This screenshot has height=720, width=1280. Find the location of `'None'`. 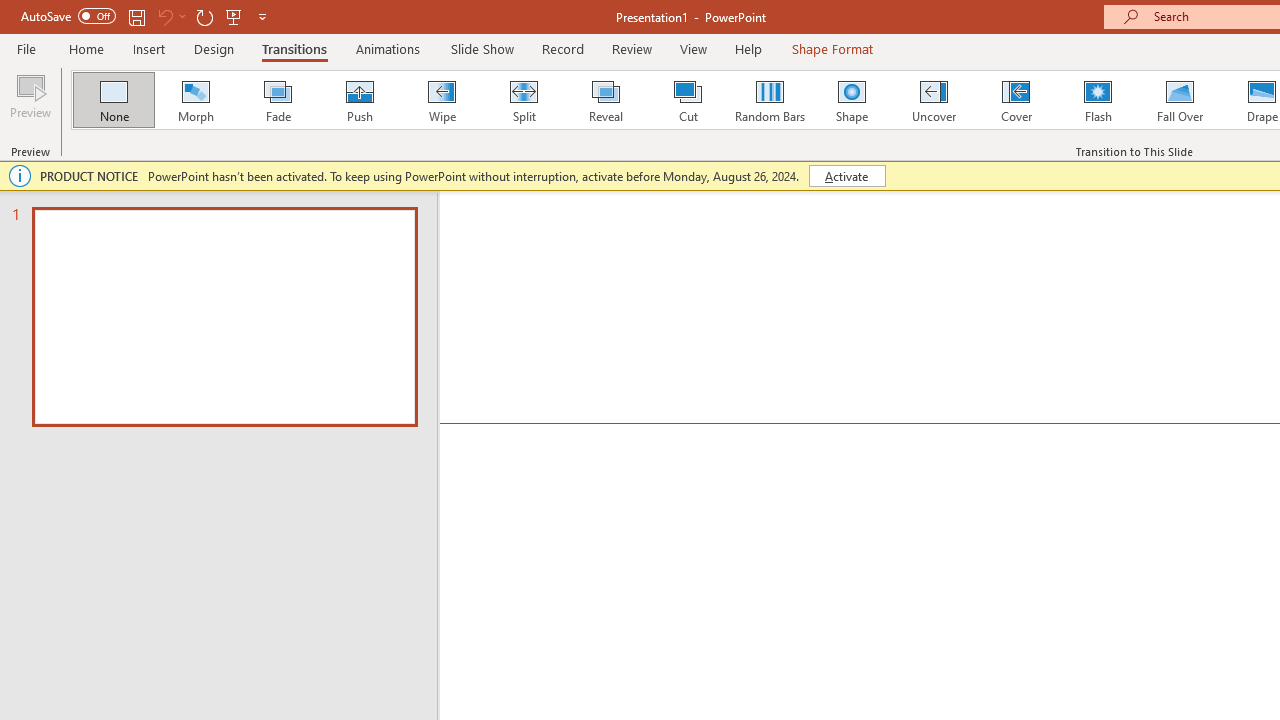

'None' is located at coordinates (112, 100).